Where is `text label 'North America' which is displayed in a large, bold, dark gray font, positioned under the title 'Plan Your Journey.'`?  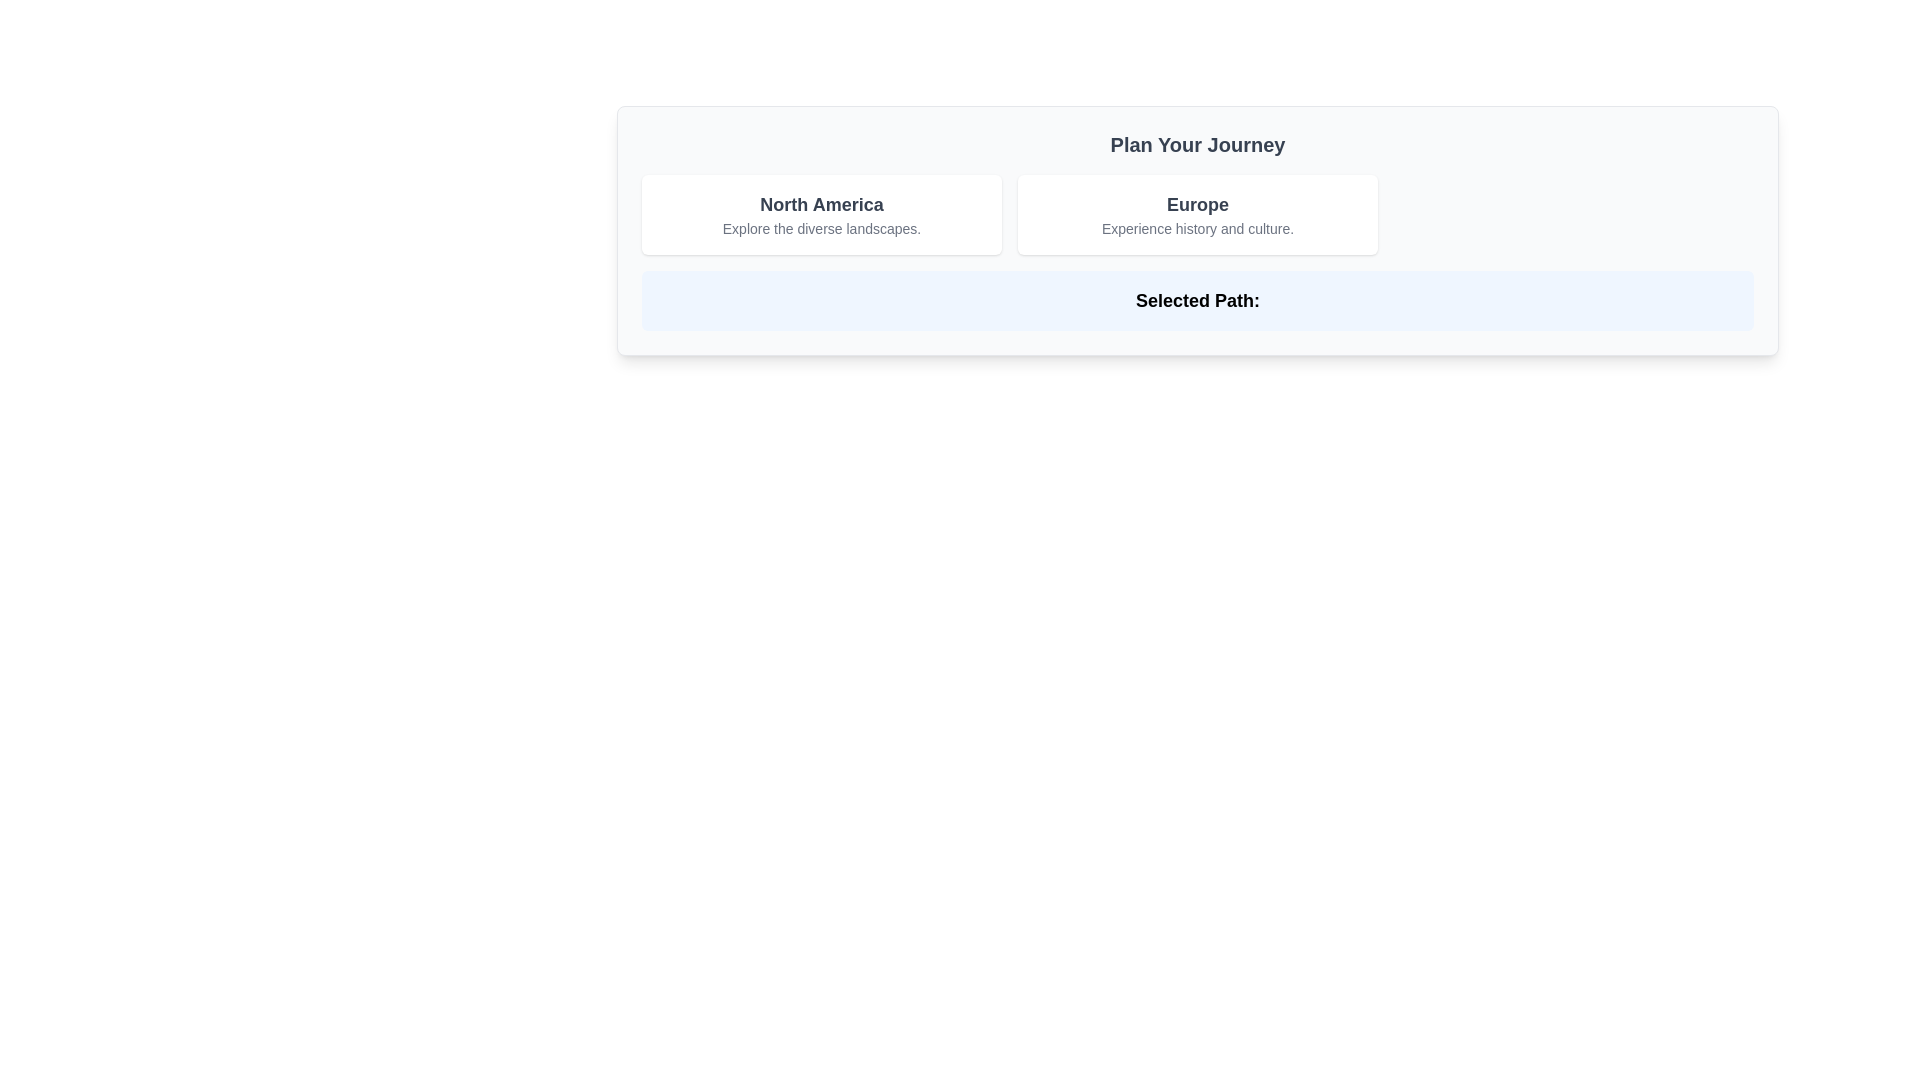
text label 'North America' which is displayed in a large, bold, dark gray font, positioned under the title 'Plan Your Journey.' is located at coordinates (821, 204).